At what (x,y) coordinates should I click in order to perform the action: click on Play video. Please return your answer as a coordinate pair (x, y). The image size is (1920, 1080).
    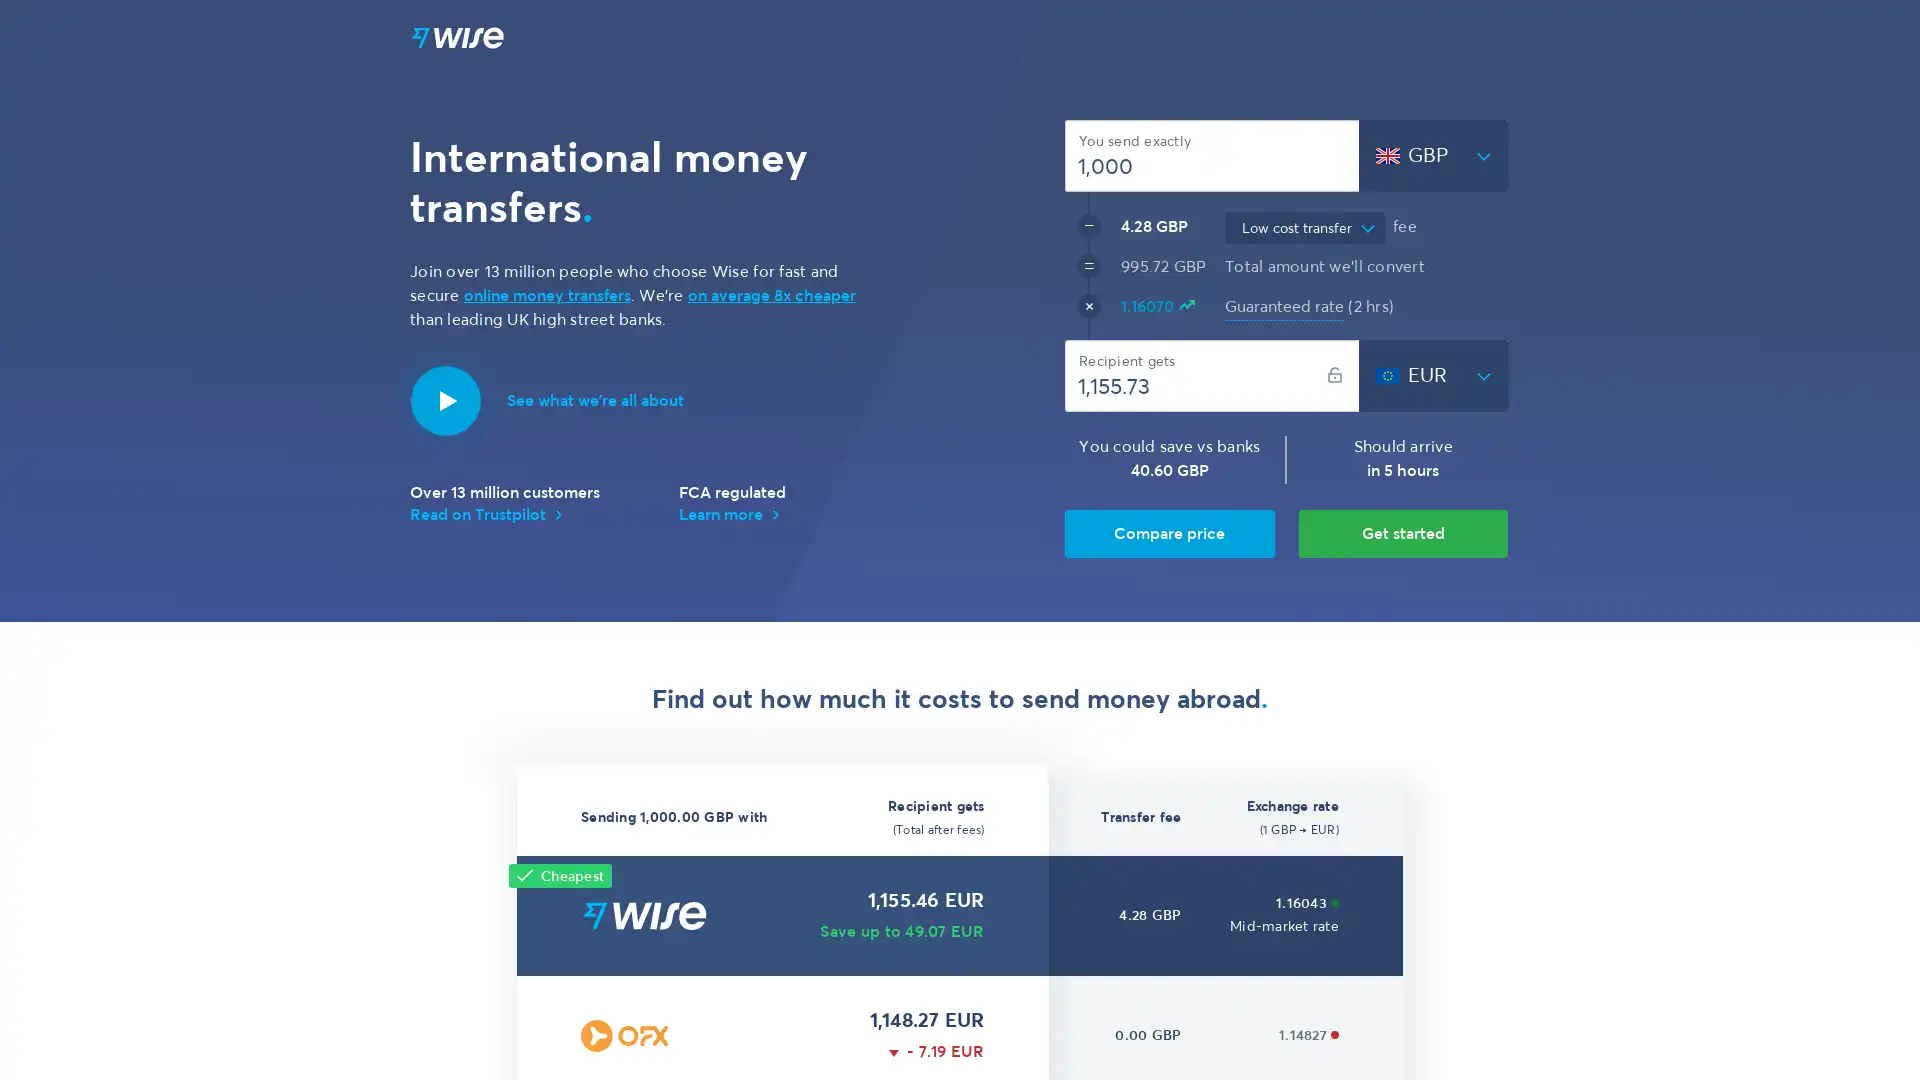
    Looking at the image, I should click on (445, 400).